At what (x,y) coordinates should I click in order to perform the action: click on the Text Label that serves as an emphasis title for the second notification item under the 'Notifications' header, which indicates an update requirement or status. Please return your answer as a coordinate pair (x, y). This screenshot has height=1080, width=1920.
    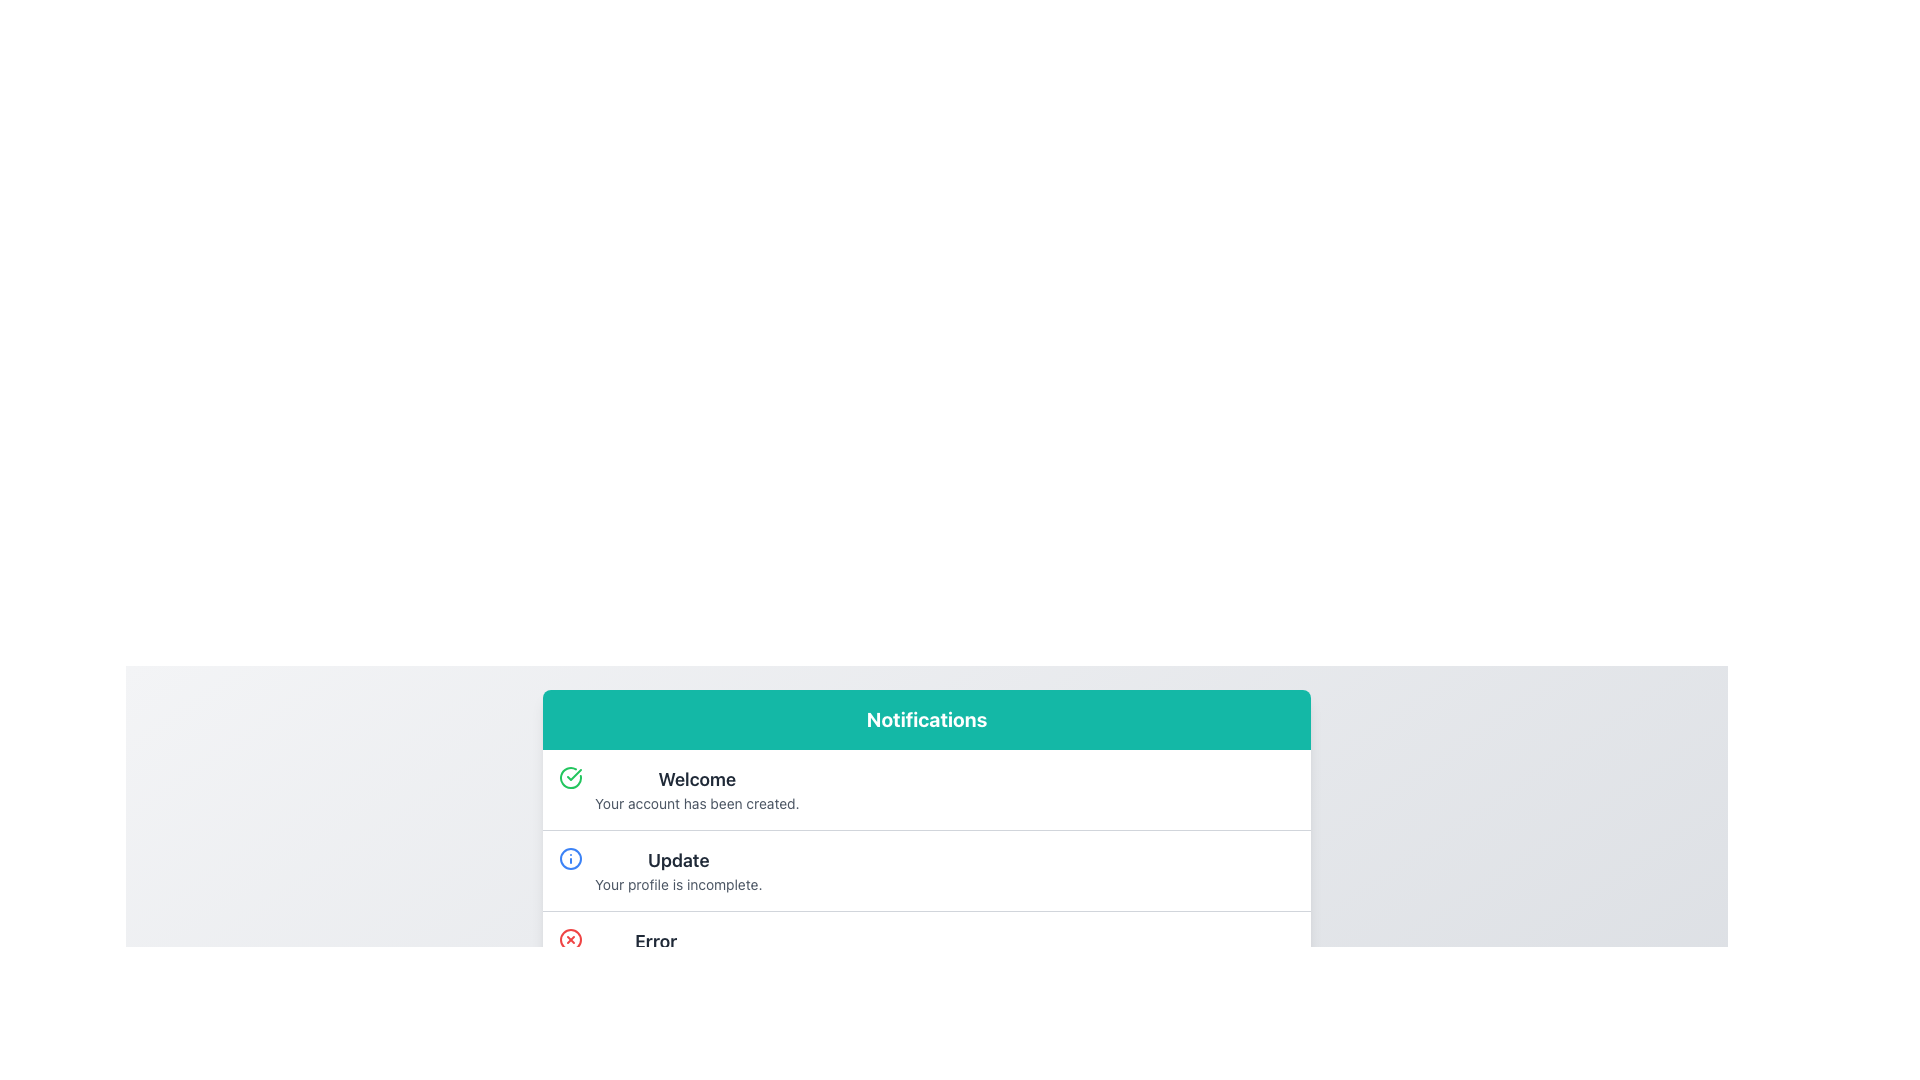
    Looking at the image, I should click on (678, 859).